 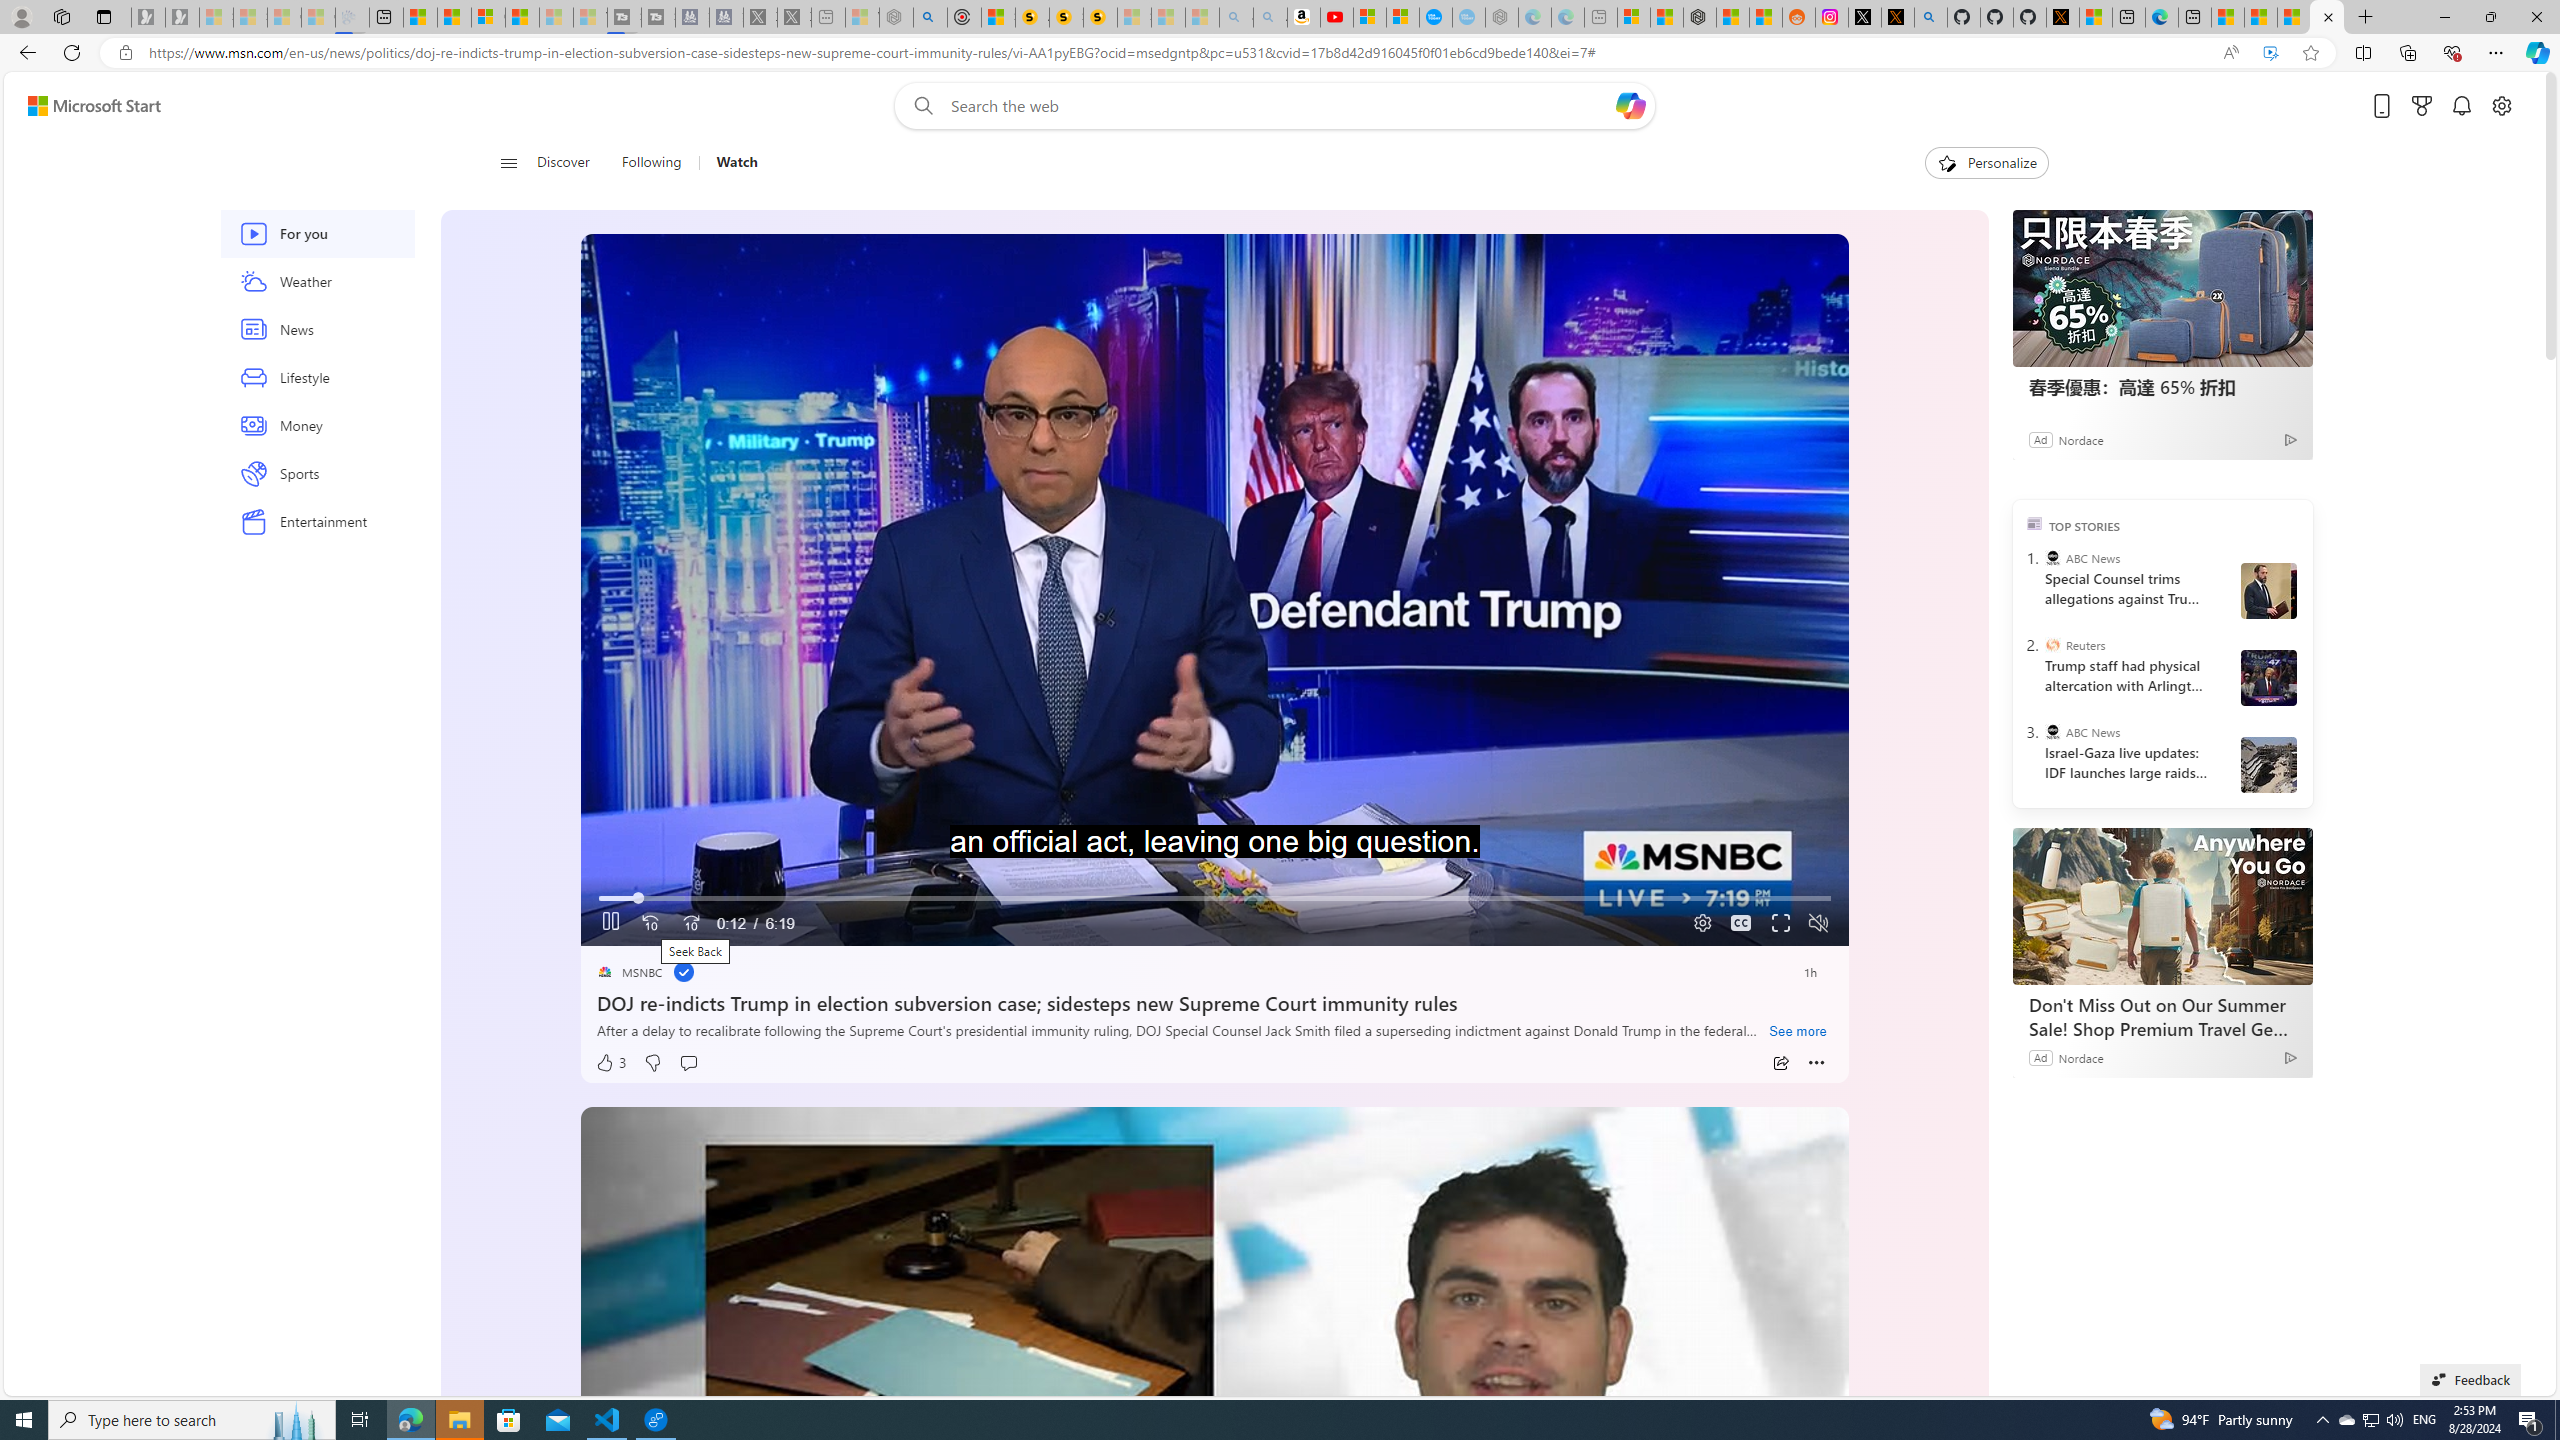 I want to click on 'Wildlife - MSN - Sleeping', so click(x=861, y=16).